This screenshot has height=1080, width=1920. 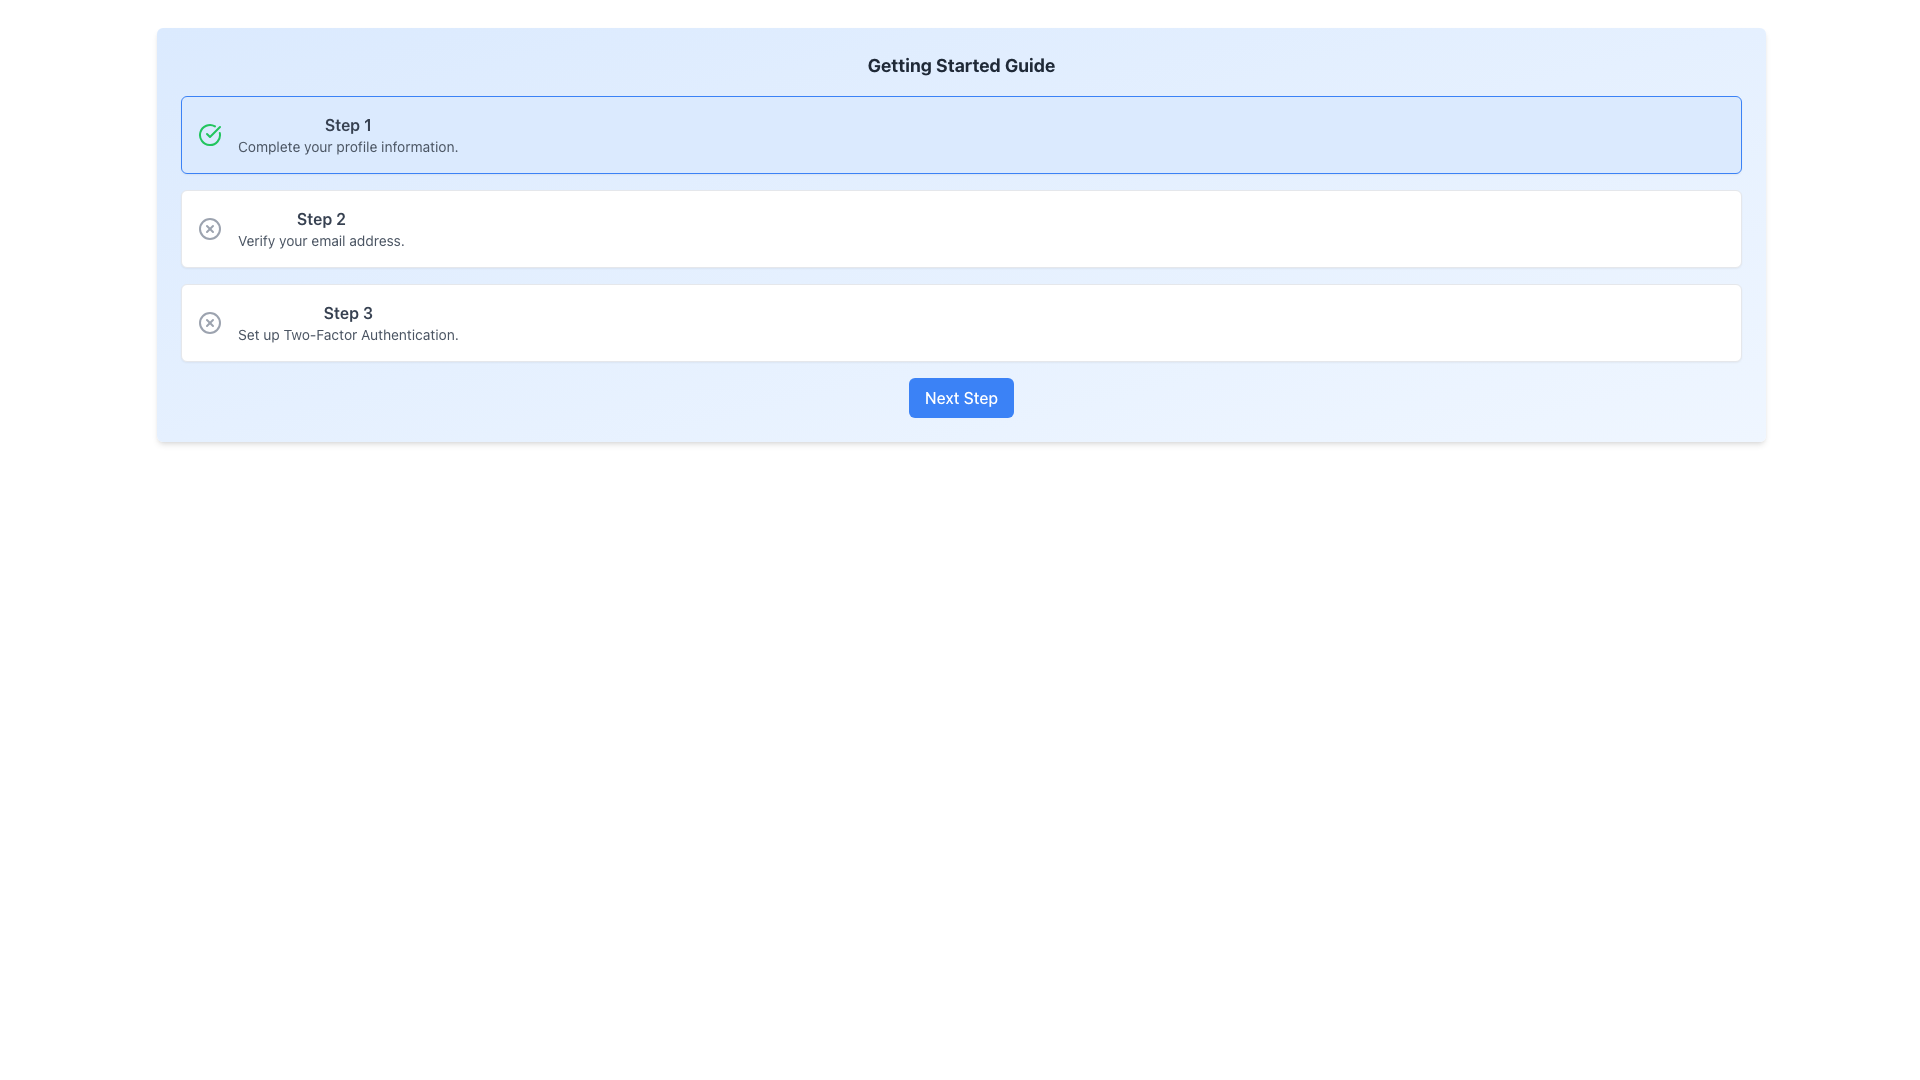 What do you see at coordinates (348, 124) in the screenshot?
I see `the 'Step 1' text label element, which displays in bold gray font and is located at the top of a blue box indicating profile completion` at bounding box center [348, 124].